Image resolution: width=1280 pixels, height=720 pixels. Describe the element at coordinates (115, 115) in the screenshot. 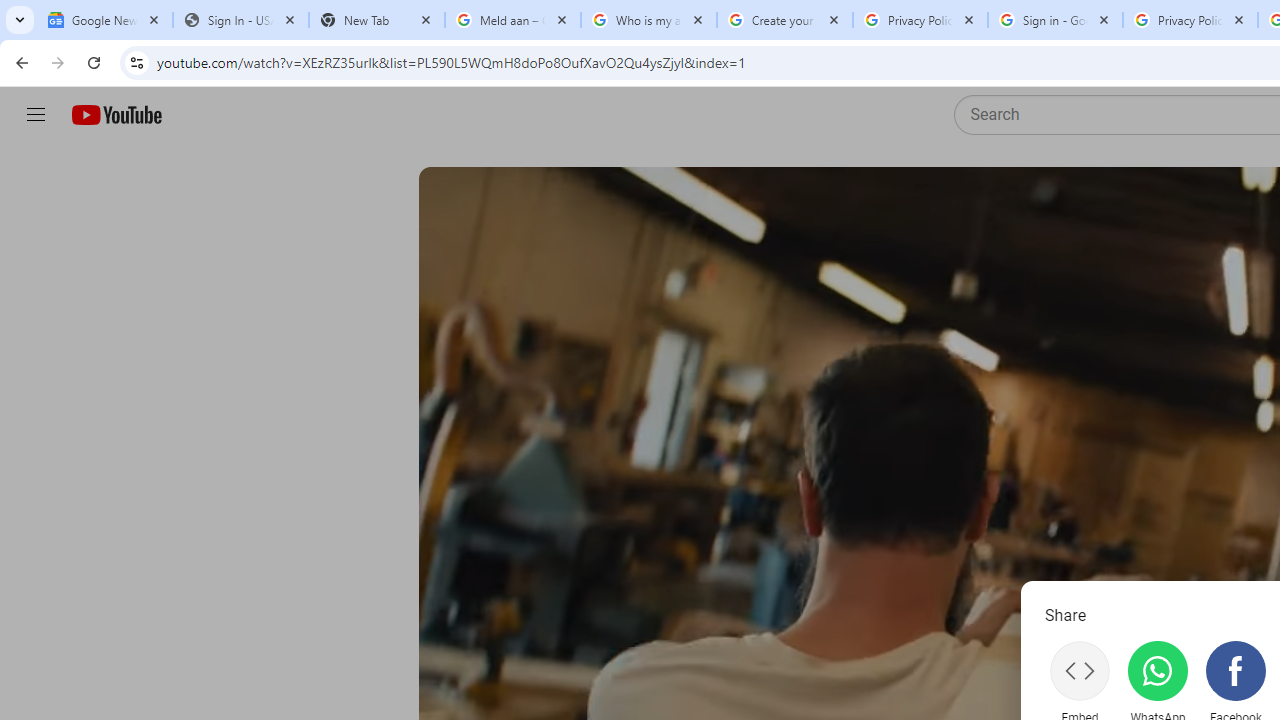

I see `'YouTube Home'` at that location.